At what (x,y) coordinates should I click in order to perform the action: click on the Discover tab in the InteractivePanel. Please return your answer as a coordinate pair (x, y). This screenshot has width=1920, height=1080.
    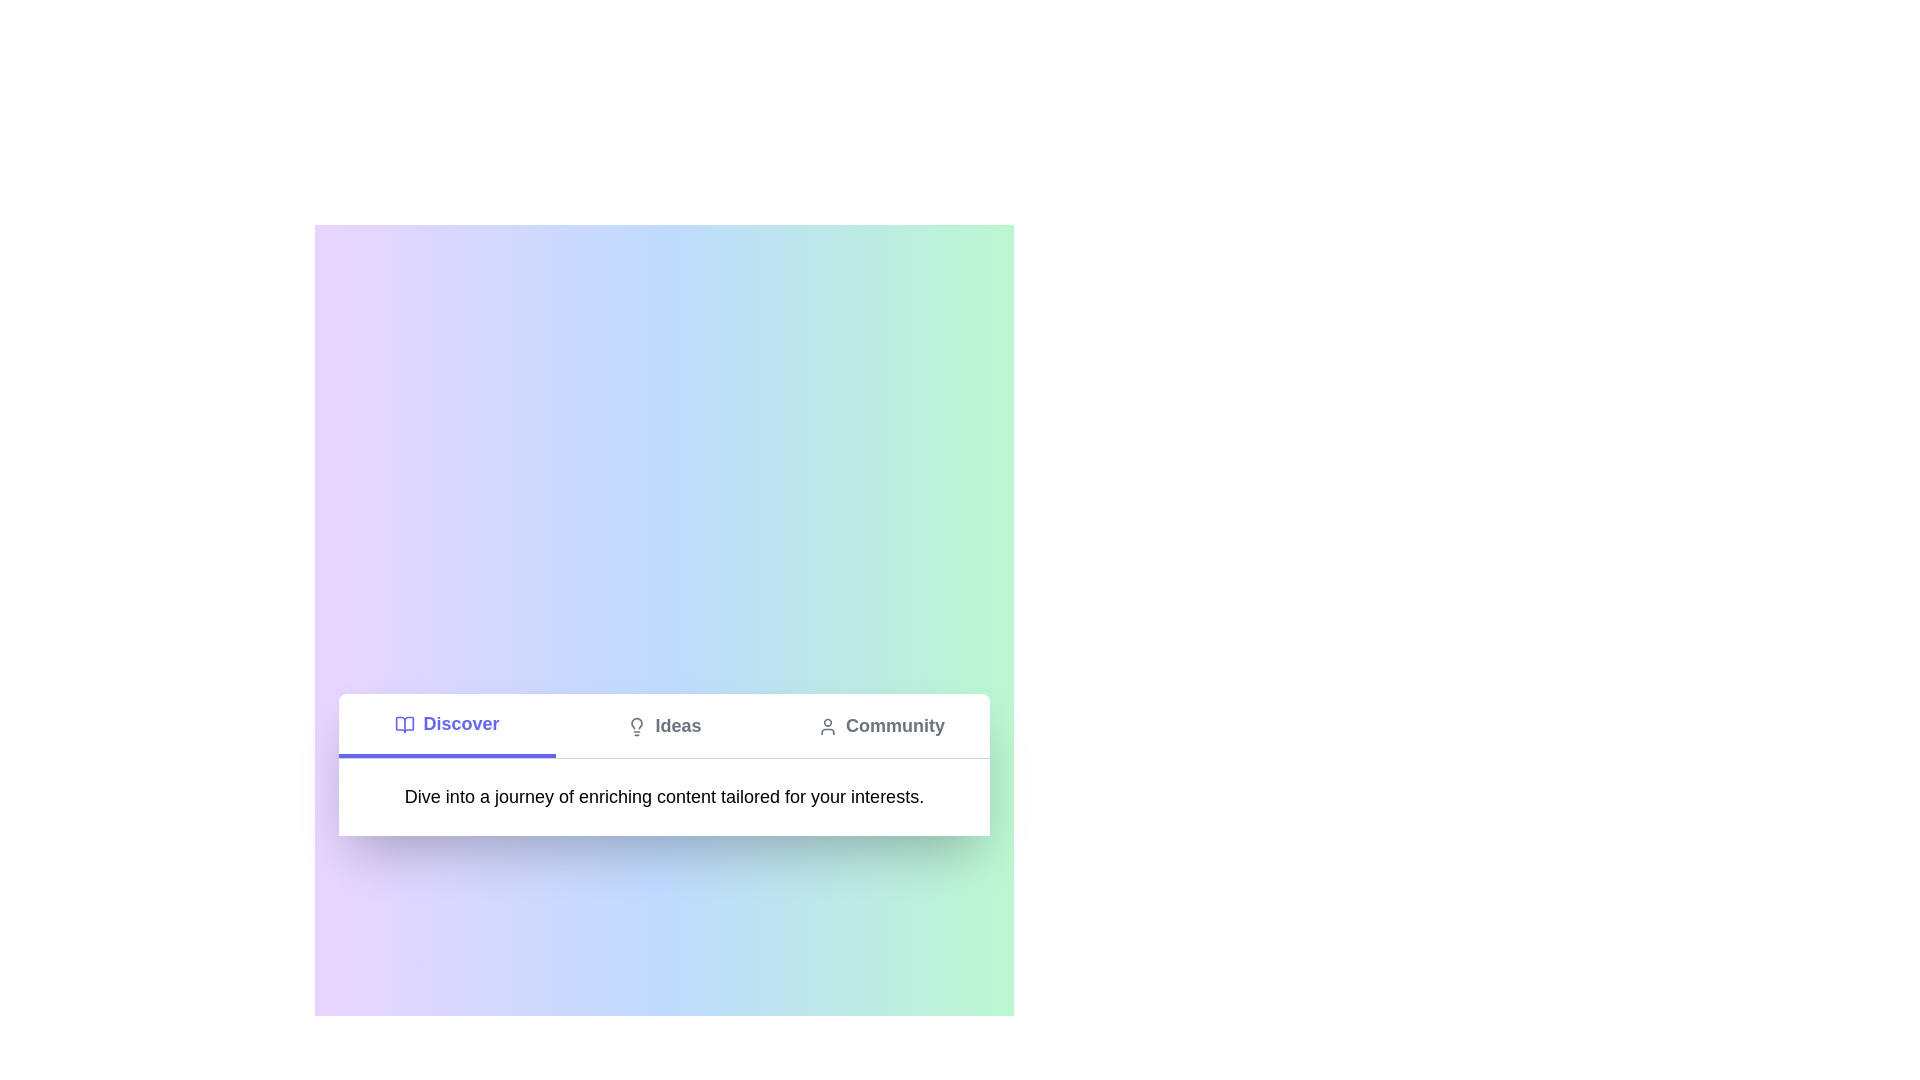
    Looking at the image, I should click on (446, 725).